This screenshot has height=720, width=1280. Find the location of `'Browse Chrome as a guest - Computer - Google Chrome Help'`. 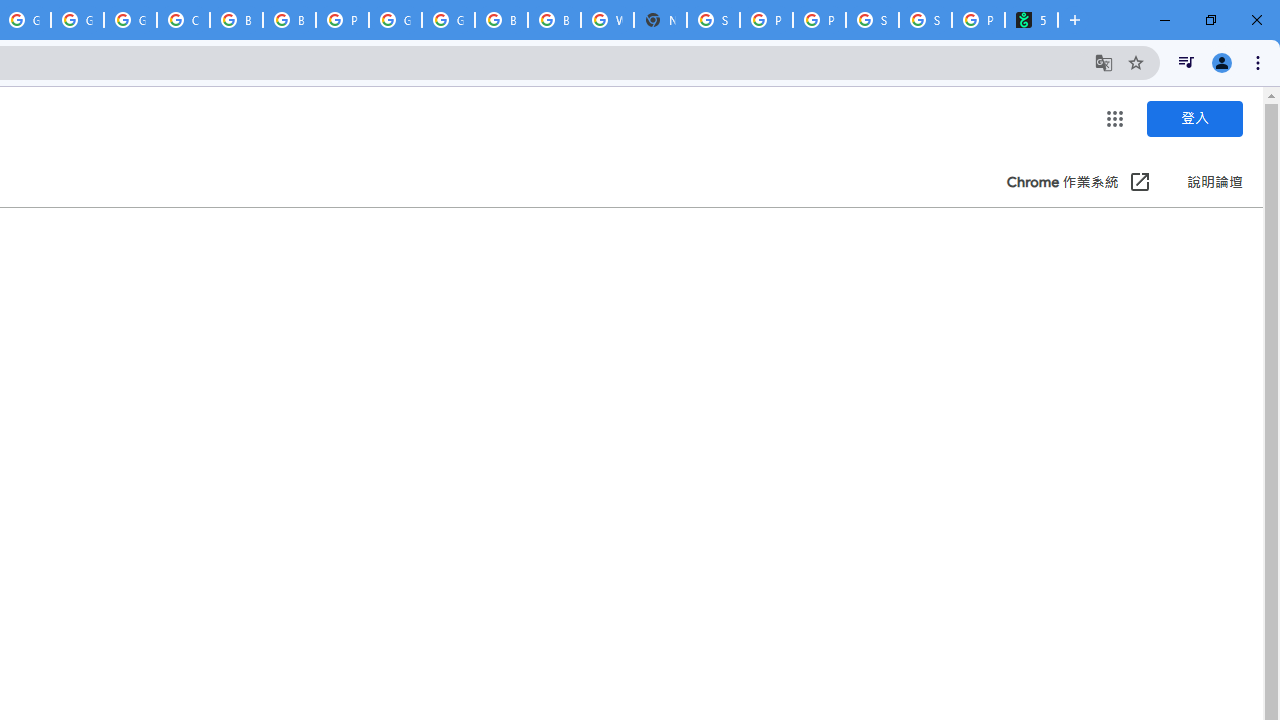

'Browse Chrome as a guest - Computer - Google Chrome Help' is located at coordinates (236, 20).